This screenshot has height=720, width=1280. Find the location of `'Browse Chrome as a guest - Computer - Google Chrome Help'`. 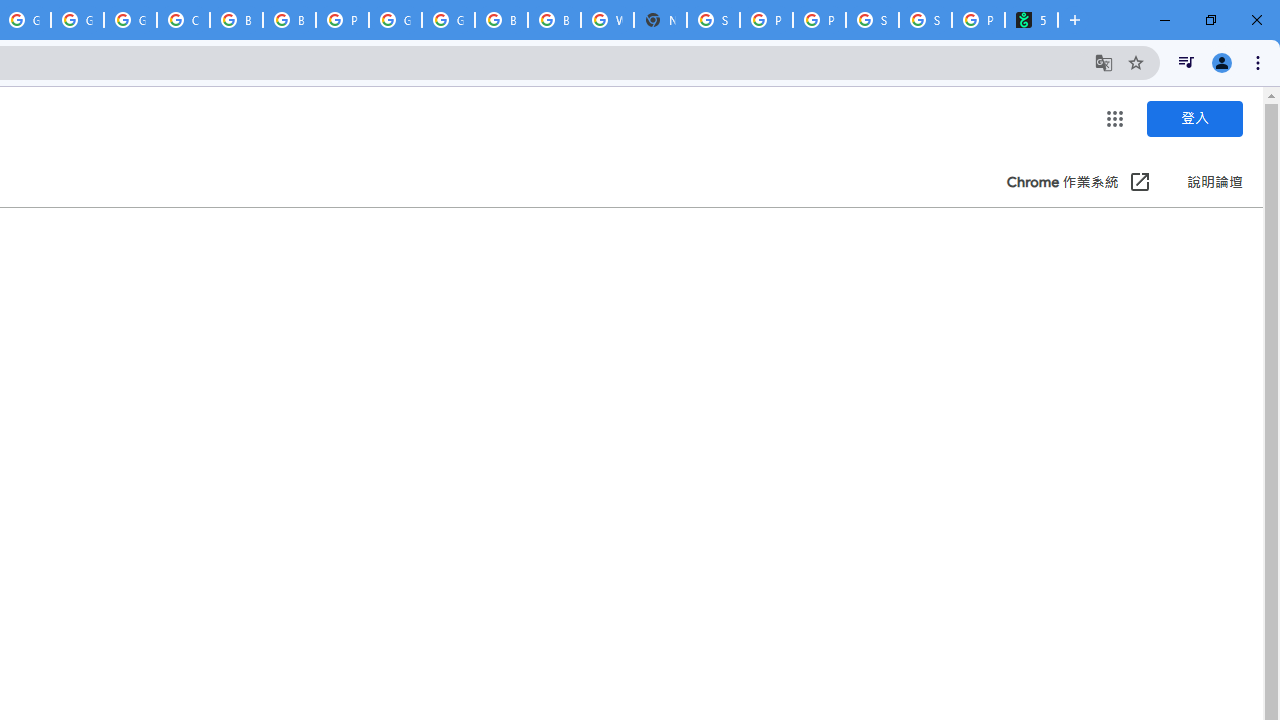

'Browse Chrome as a guest - Computer - Google Chrome Help' is located at coordinates (236, 20).